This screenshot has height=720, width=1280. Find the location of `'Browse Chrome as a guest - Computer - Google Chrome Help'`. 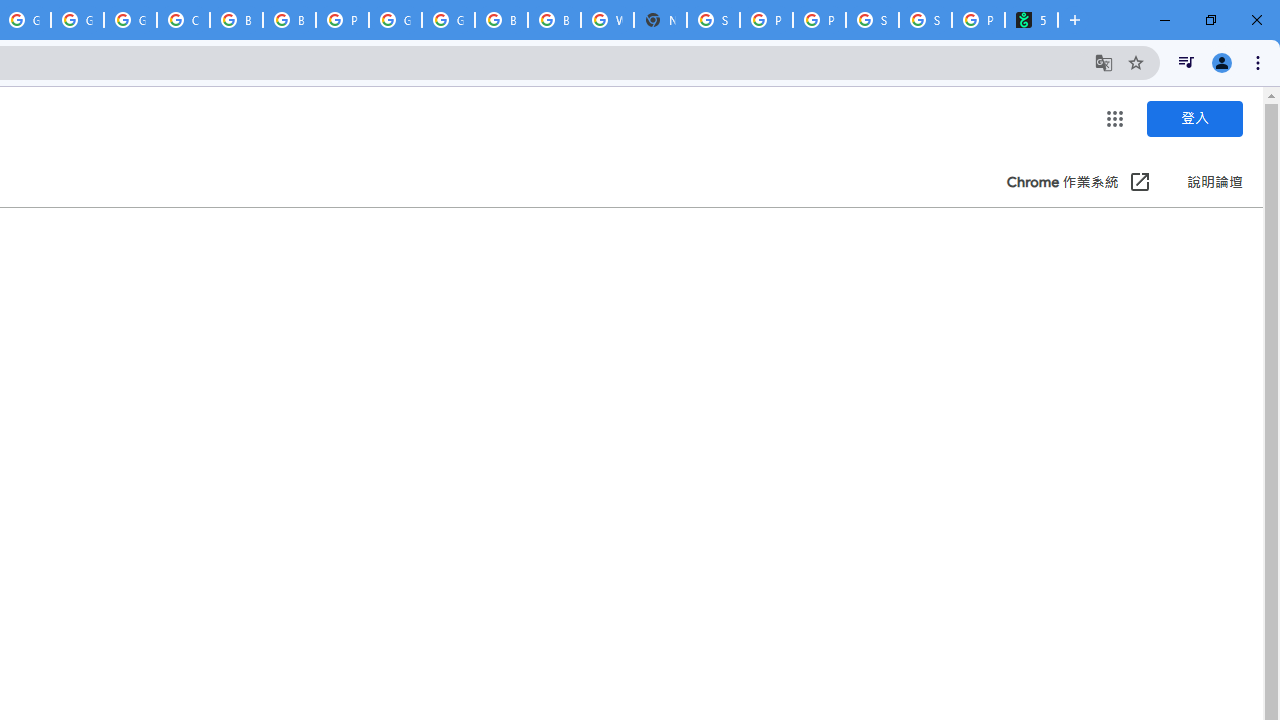

'Browse Chrome as a guest - Computer - Google Chrome Help' is located at coordinates (236, 20).